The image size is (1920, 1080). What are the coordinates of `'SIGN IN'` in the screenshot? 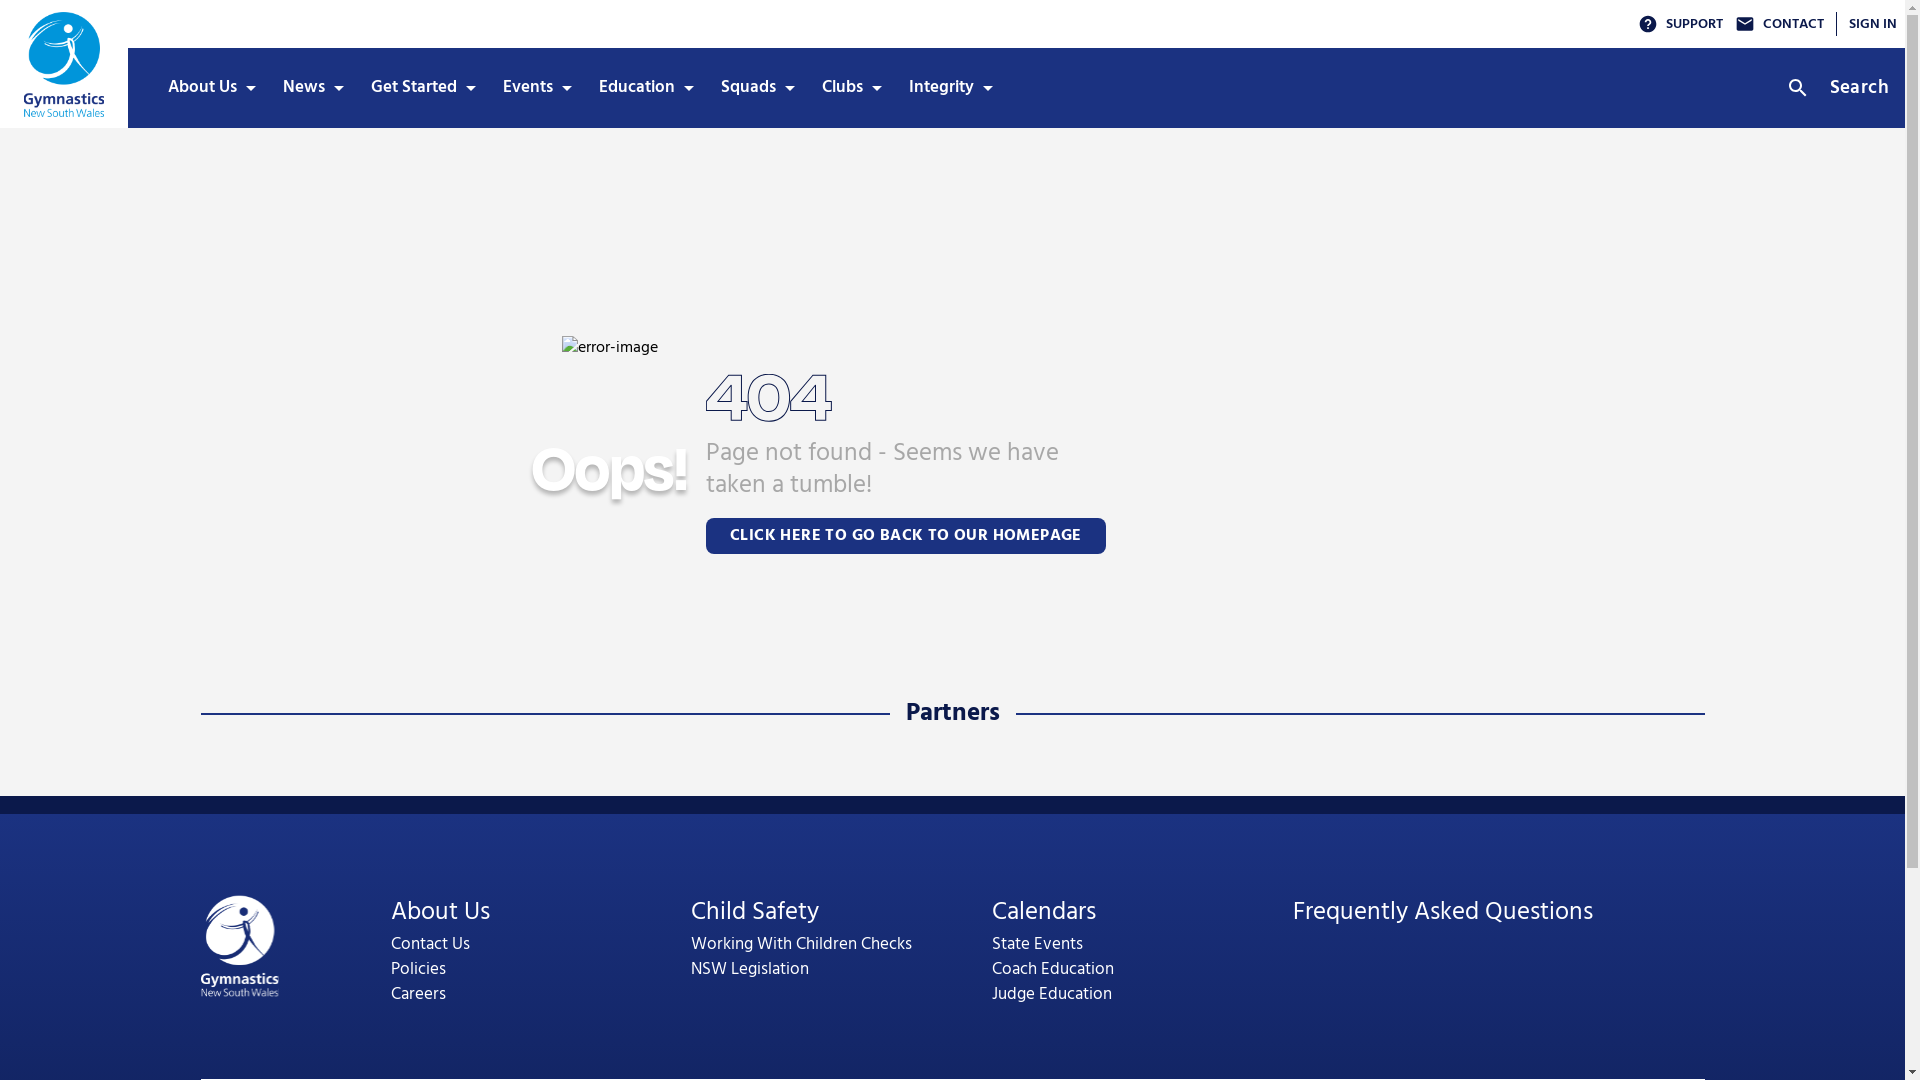 It's located at (1836, 23).